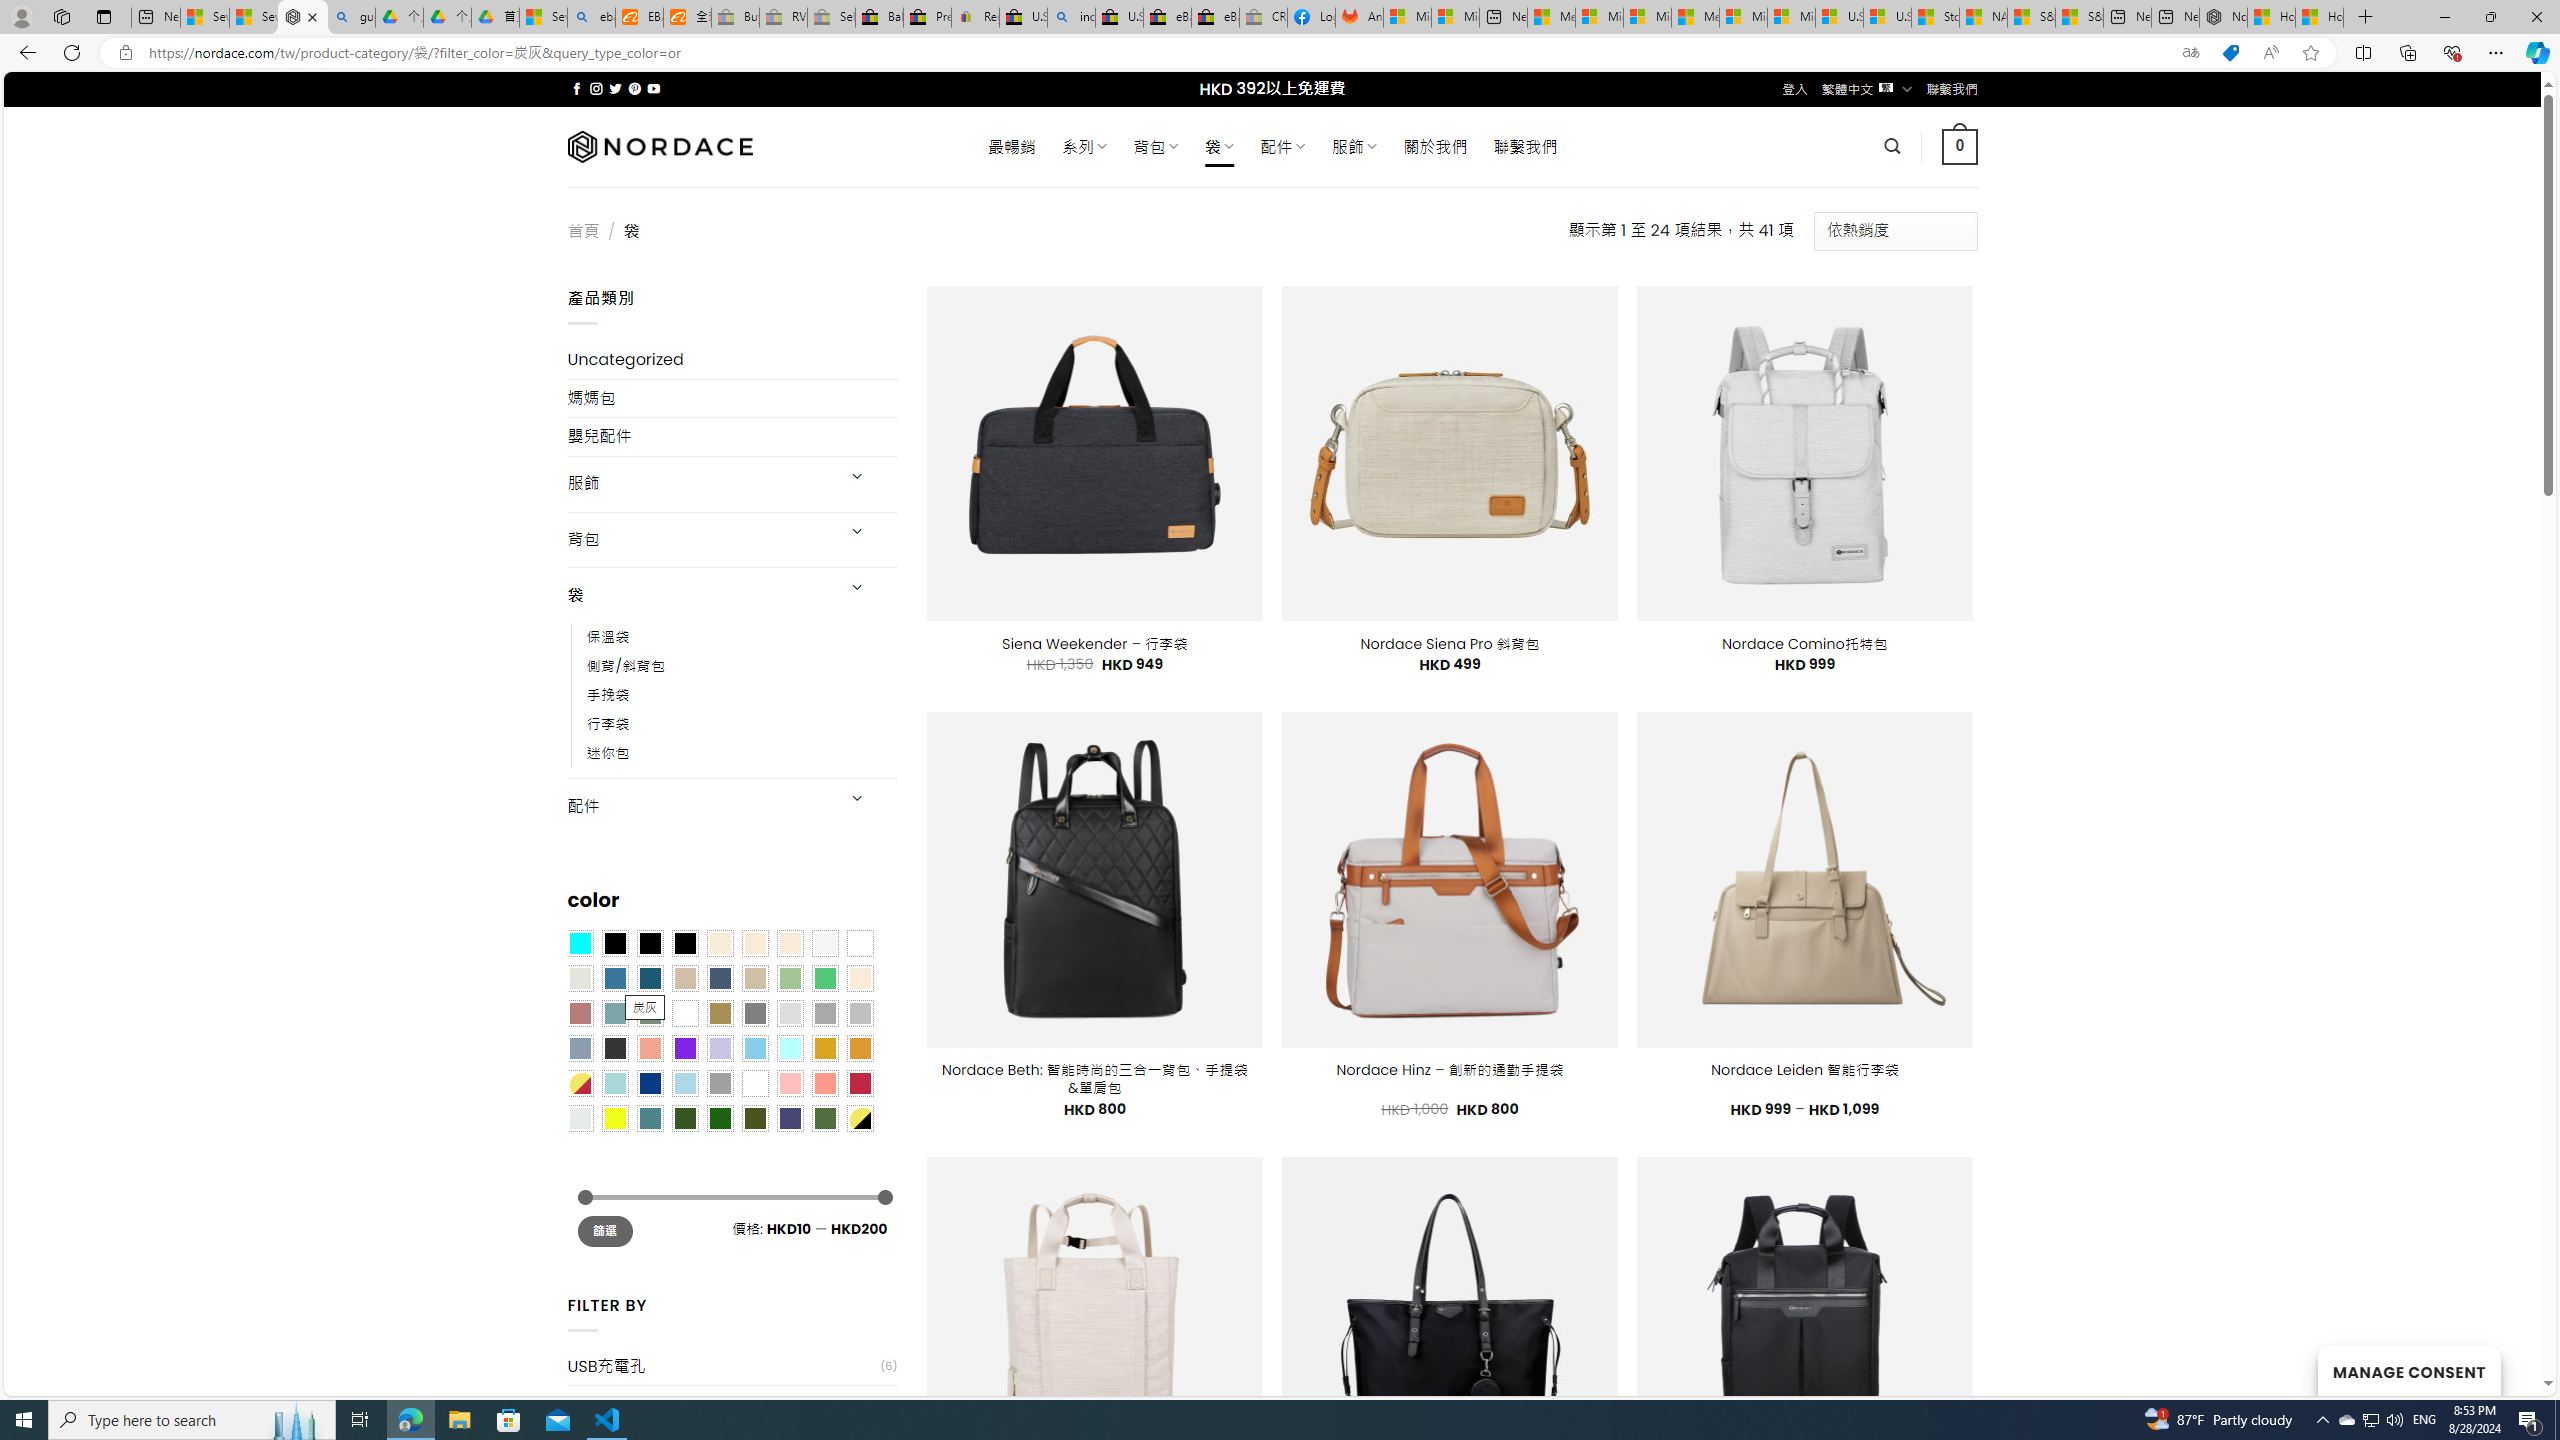 This screenshot has height=1440, width=2560. Describe the element at coordinates (2408, 1370) in the screenshot. I see `'MANAGE CONSENT'` at that location.